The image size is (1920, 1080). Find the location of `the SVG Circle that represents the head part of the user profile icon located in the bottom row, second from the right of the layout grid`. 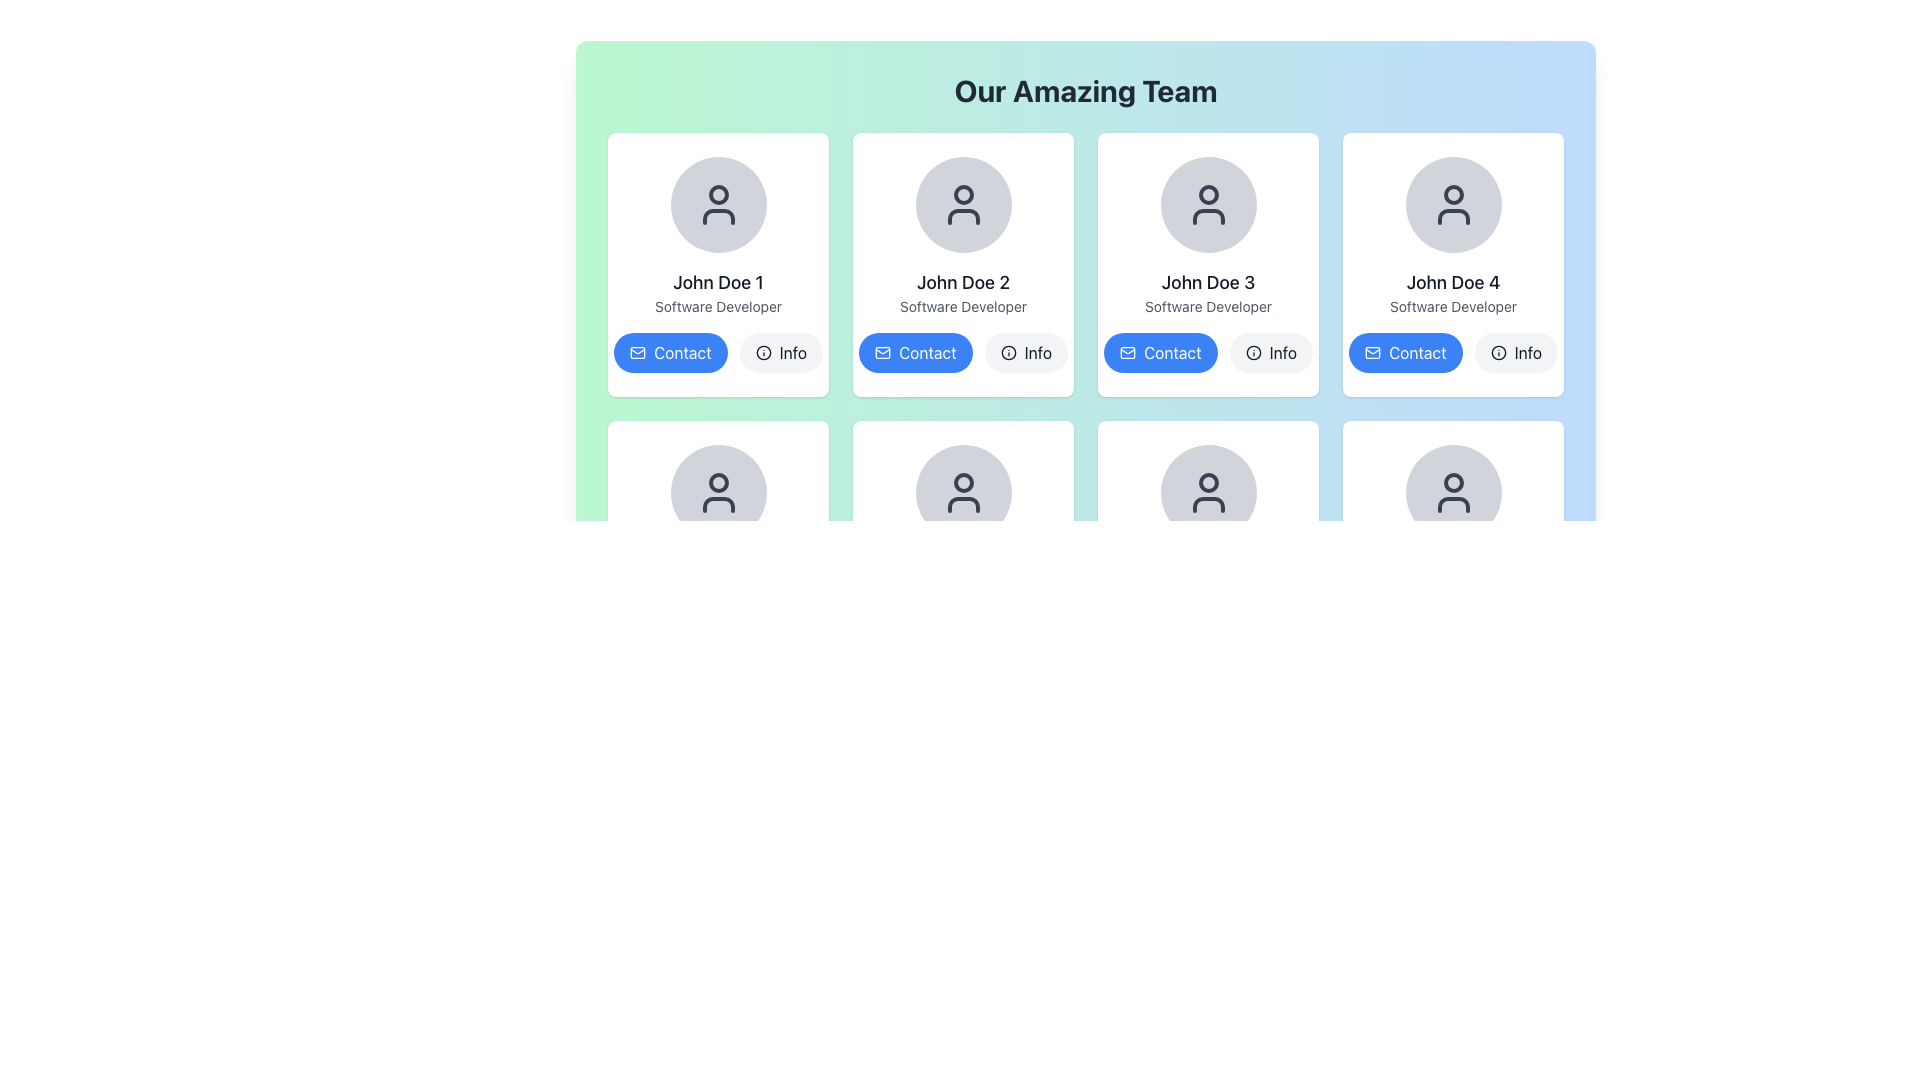

the SVG Circle that represents the head part of the user profile icon located in the bottom row, second from the right of the layout grid is located at coordinates (1207, 482).